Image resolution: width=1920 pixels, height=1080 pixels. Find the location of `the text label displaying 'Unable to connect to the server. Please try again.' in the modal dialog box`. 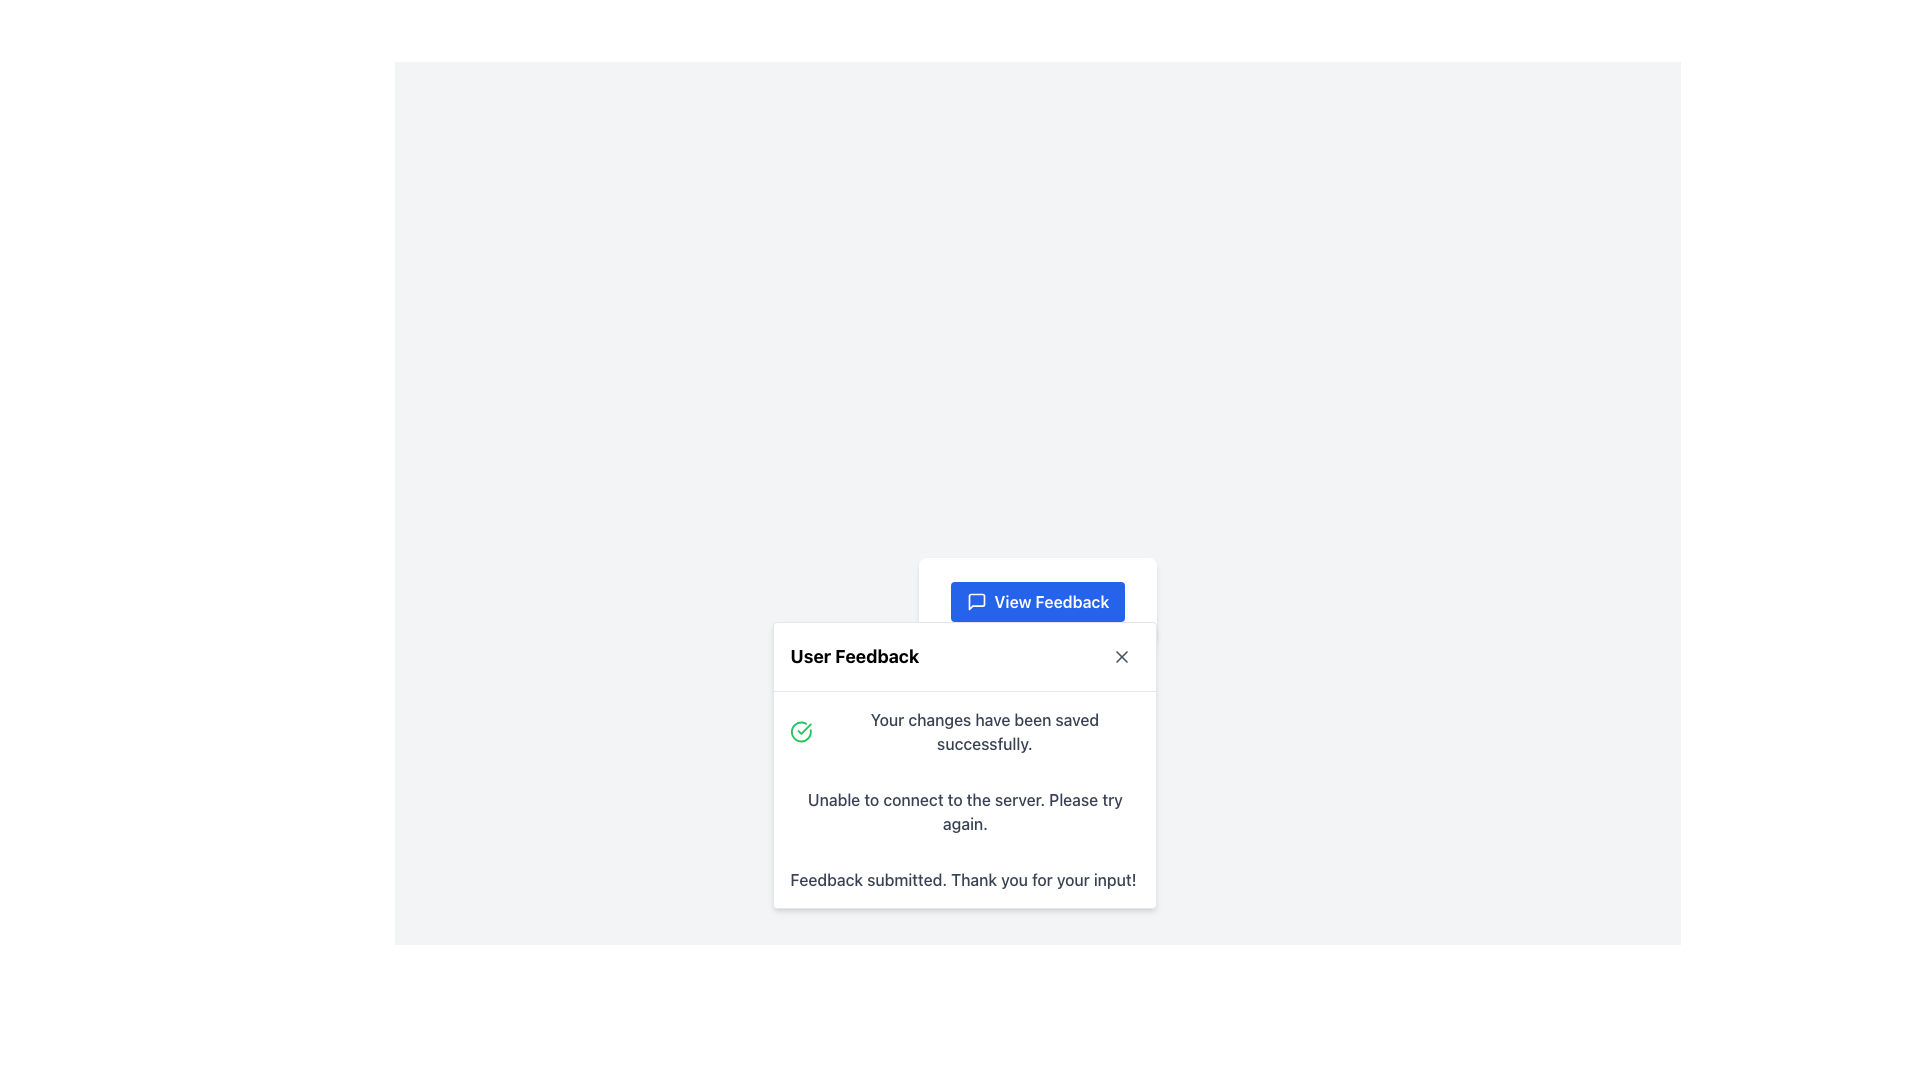

the text label displaying 'Unable to connect to the server. Please try again.' in the modal dialog box is located at coordinates (965, 812).